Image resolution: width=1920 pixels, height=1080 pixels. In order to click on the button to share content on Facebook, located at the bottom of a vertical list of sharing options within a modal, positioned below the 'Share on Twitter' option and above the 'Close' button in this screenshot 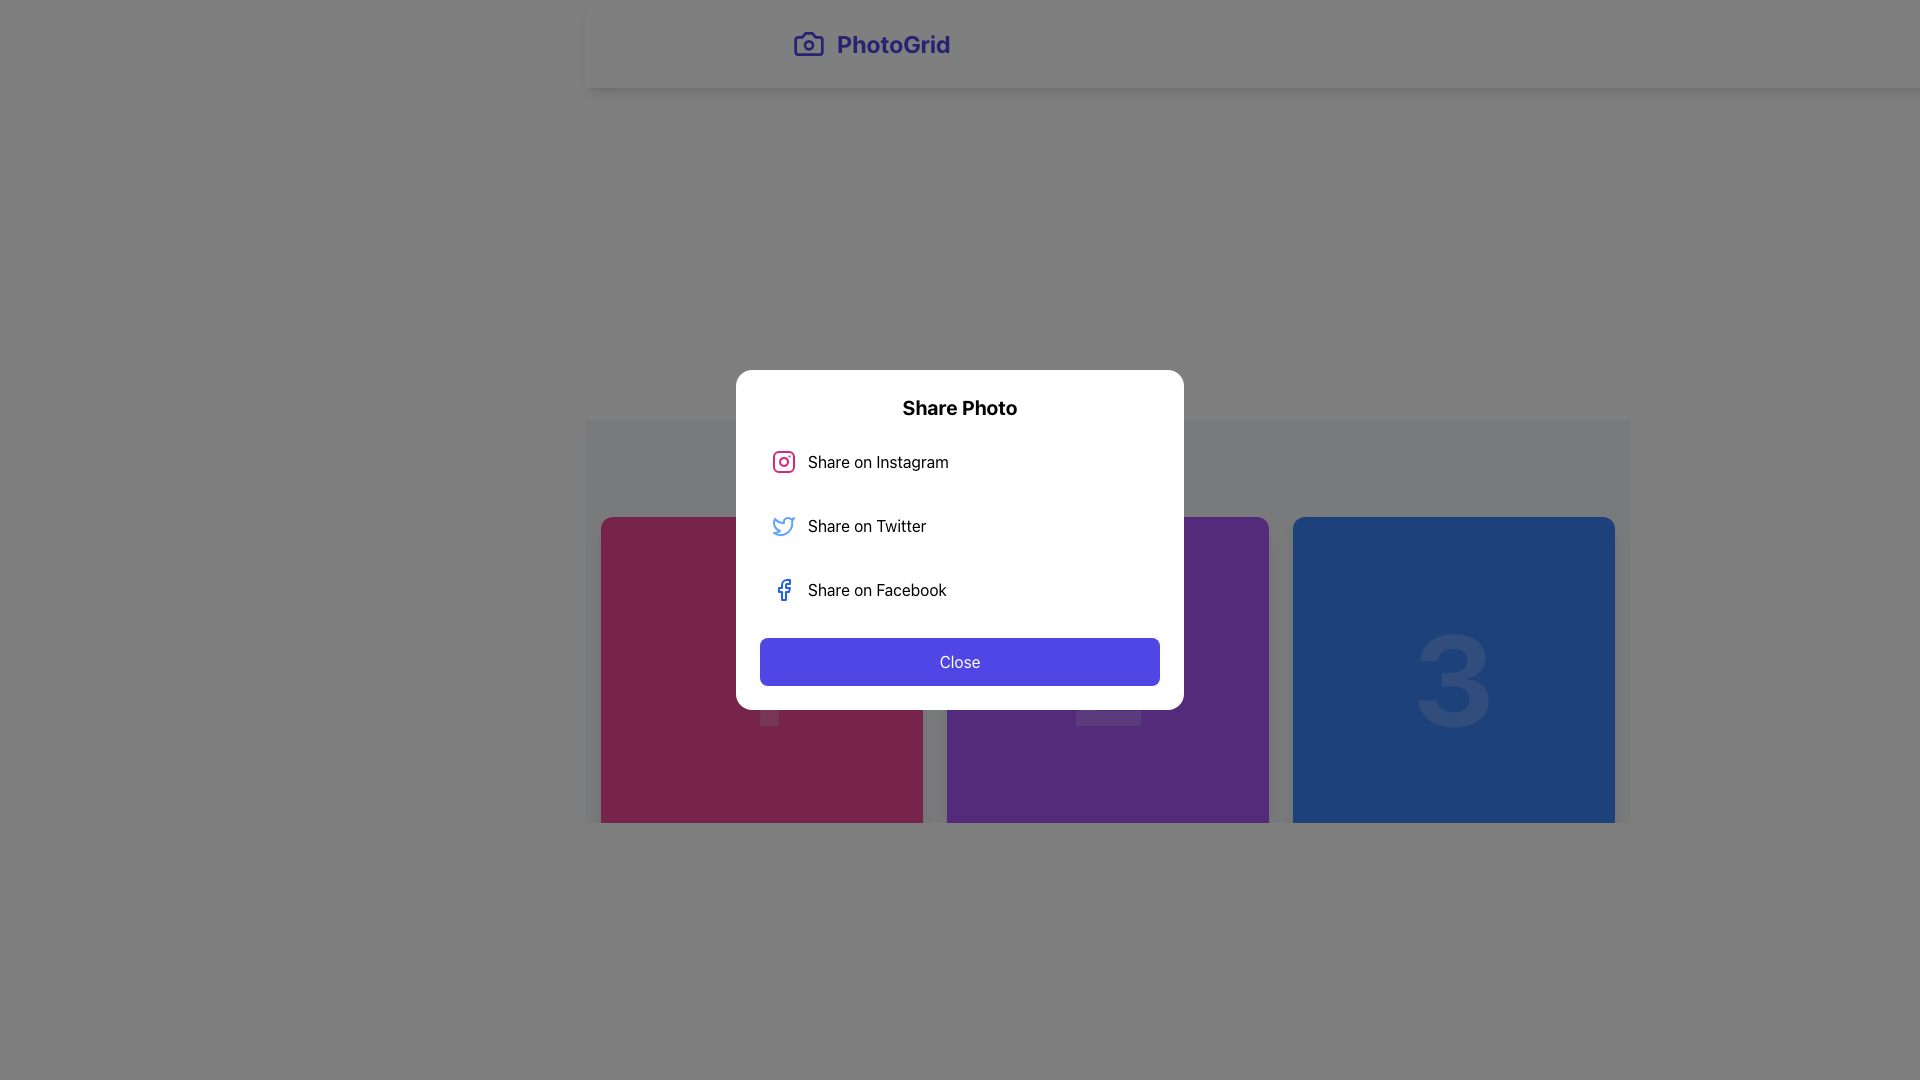, I will do `click(960, 589)`.